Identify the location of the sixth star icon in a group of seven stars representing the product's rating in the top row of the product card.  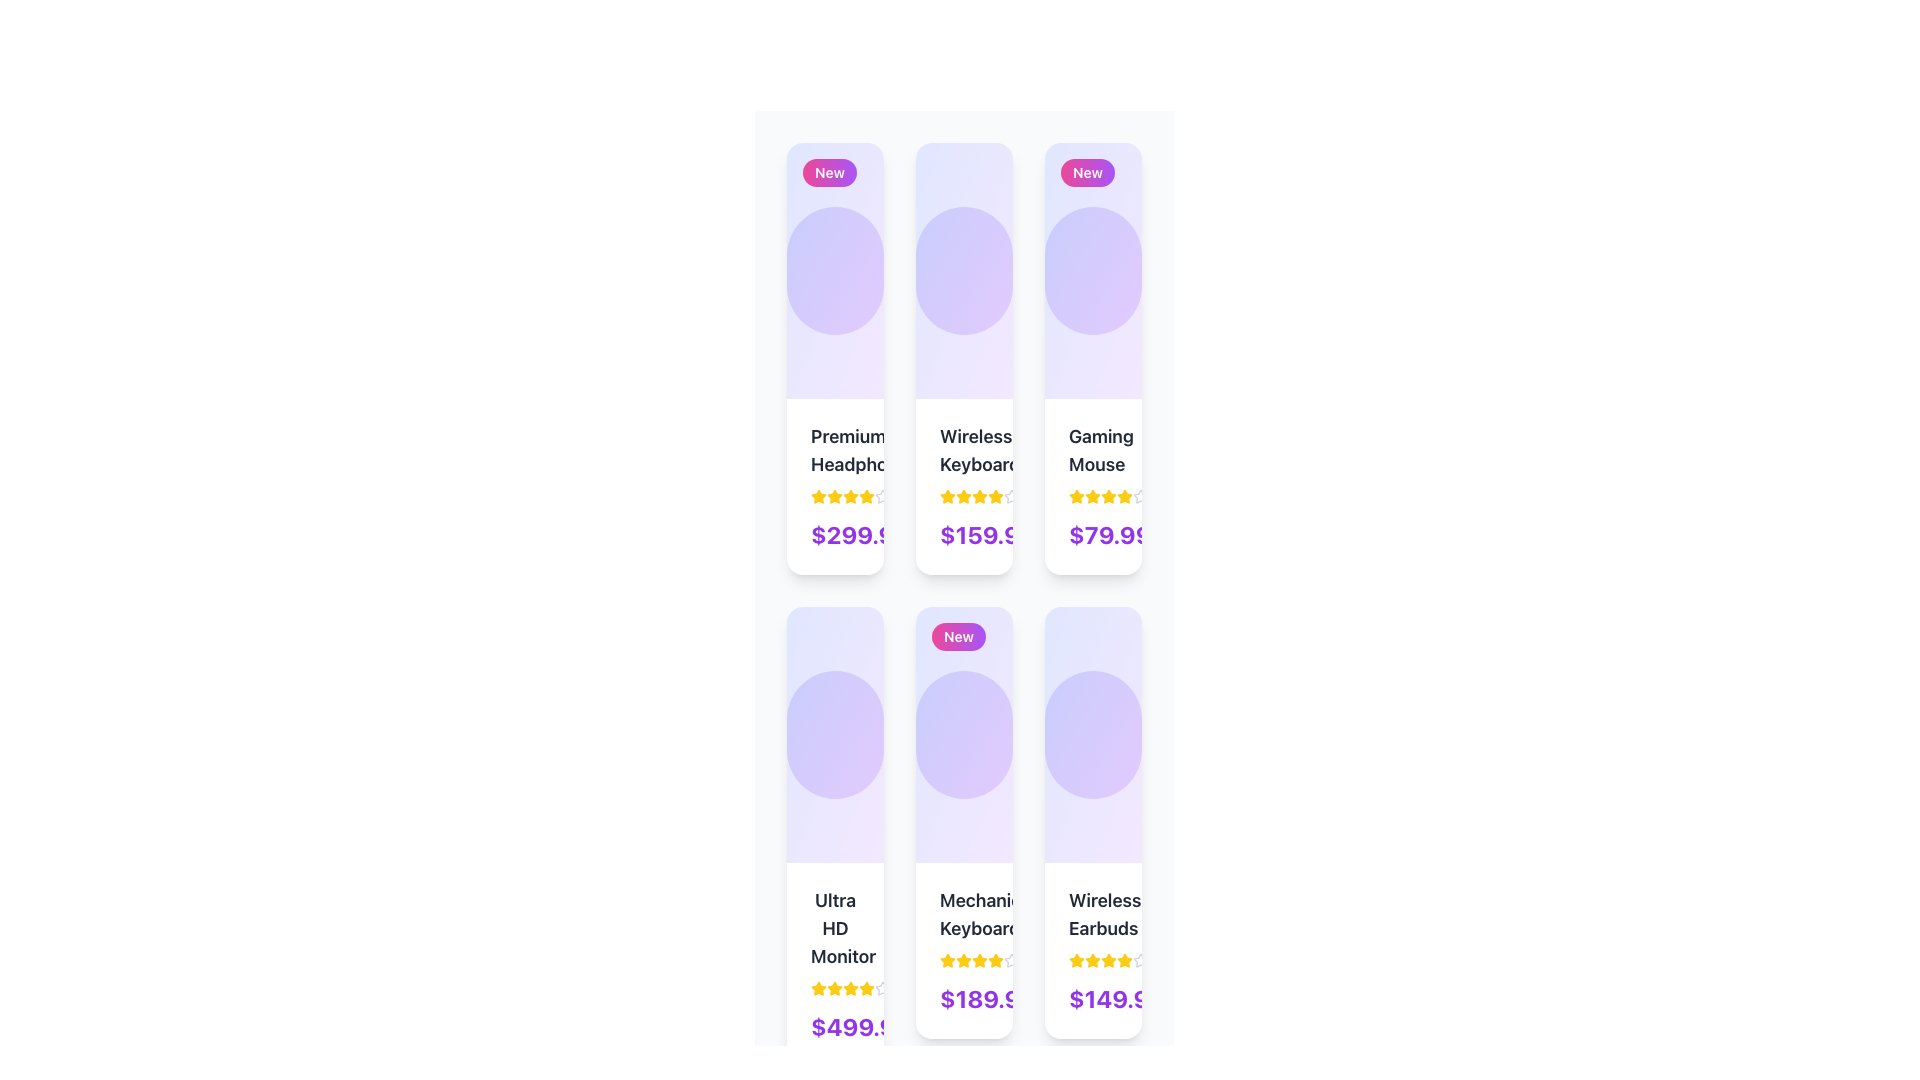
(1124, 496).